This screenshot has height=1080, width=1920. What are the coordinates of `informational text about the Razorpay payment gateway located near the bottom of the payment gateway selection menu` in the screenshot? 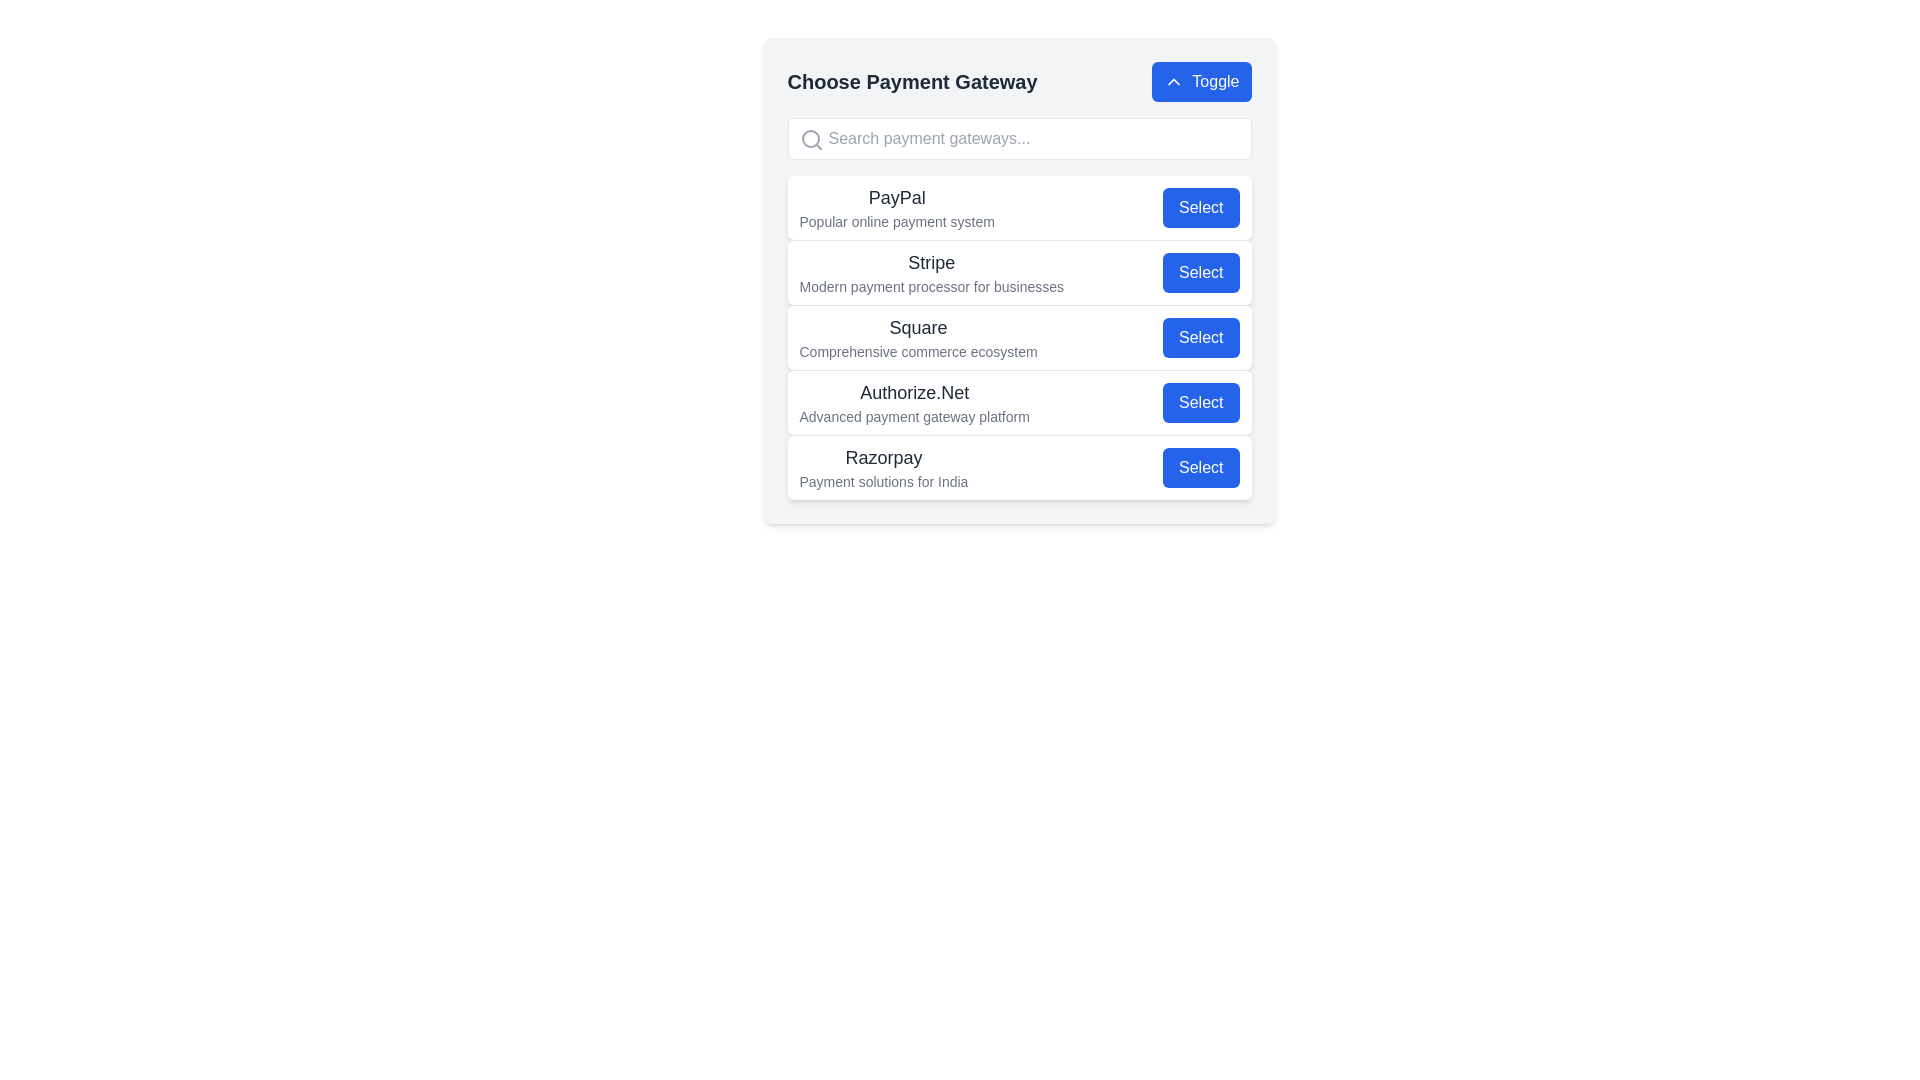 It's located at (882, 467).